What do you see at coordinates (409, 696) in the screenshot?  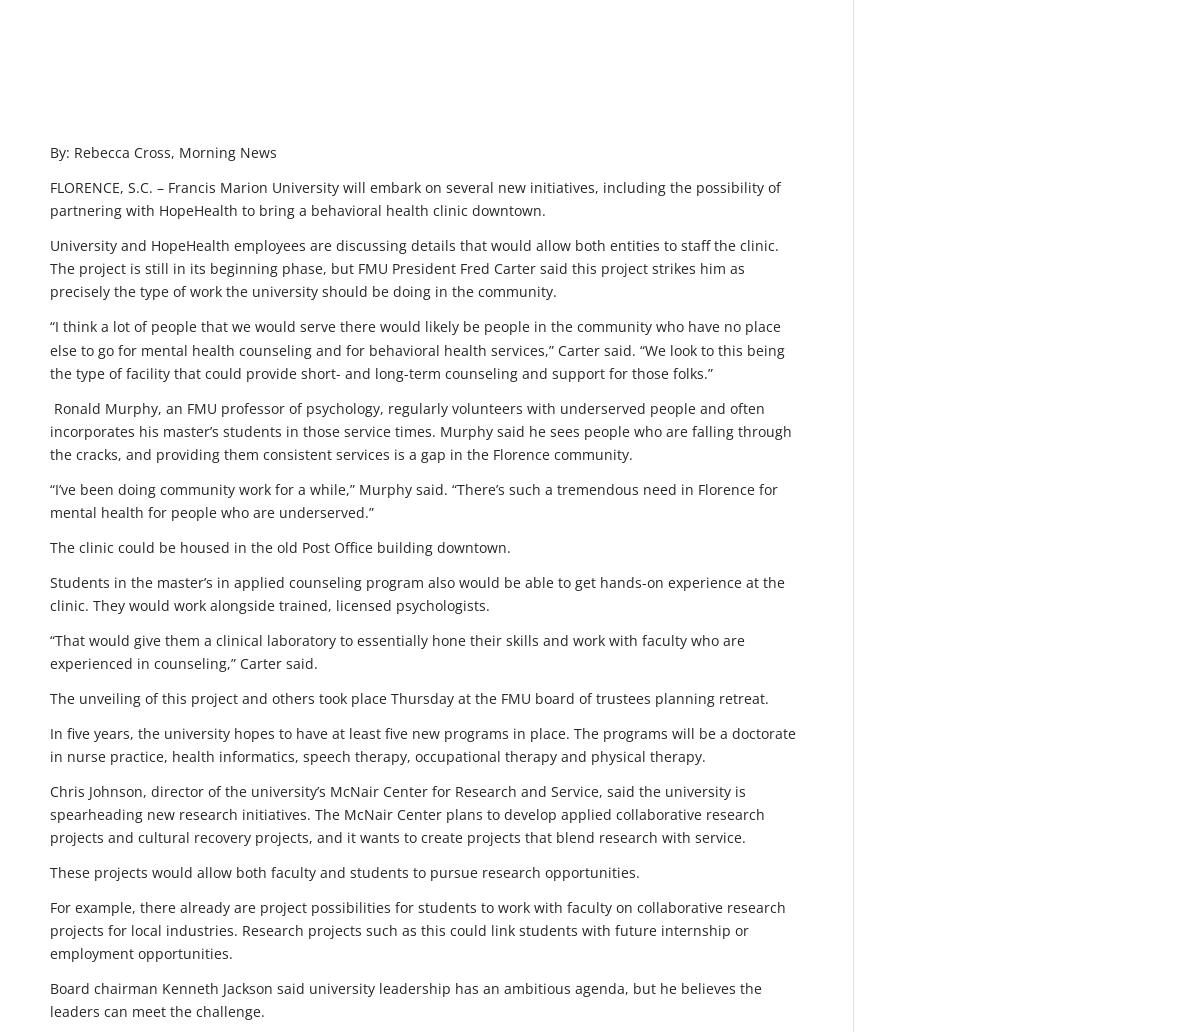 I see `'The unveiling of this project and others took place Thursday at the FMU board of trustees planning retreat.'` at bounding box center [409, 696].